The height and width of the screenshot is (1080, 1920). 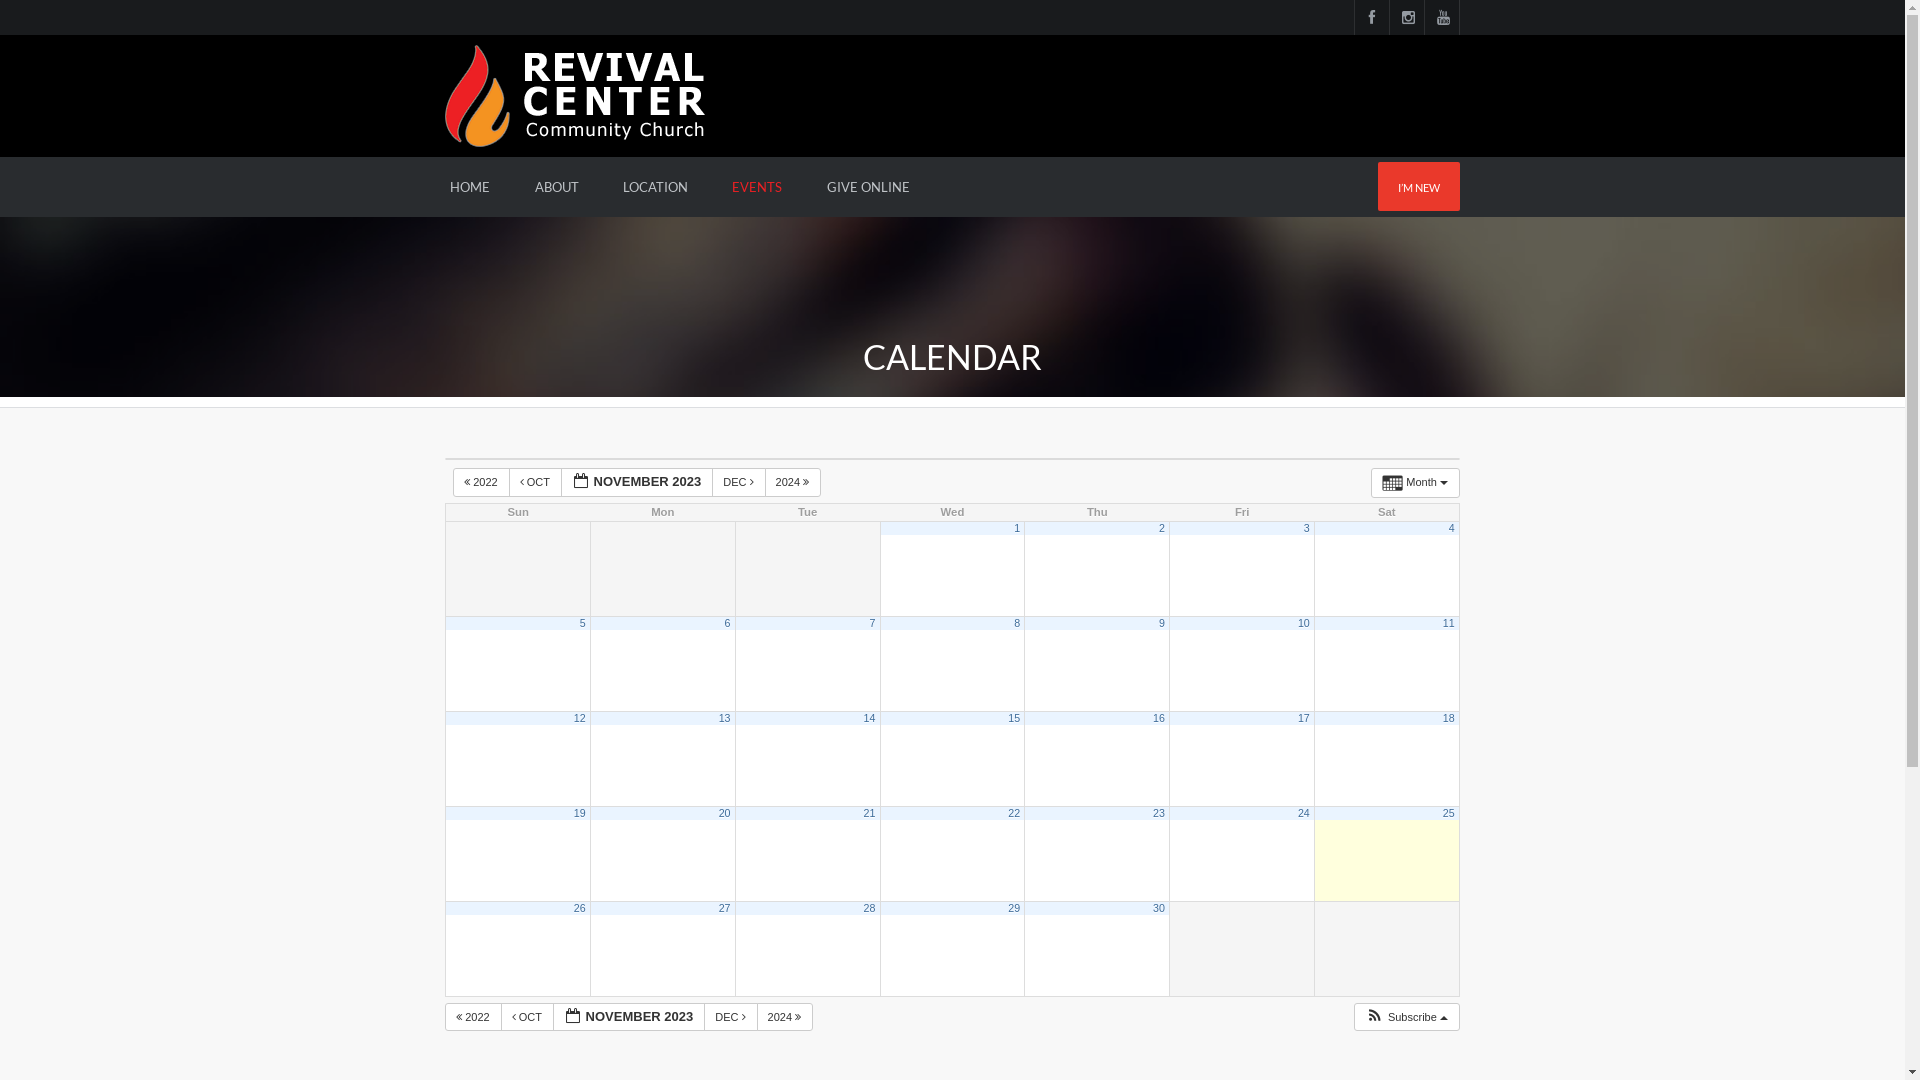 What do you see at coordinates (602, 186) in the screenshot?
I see `'LOCATION'` at bounding box center [602, 186].